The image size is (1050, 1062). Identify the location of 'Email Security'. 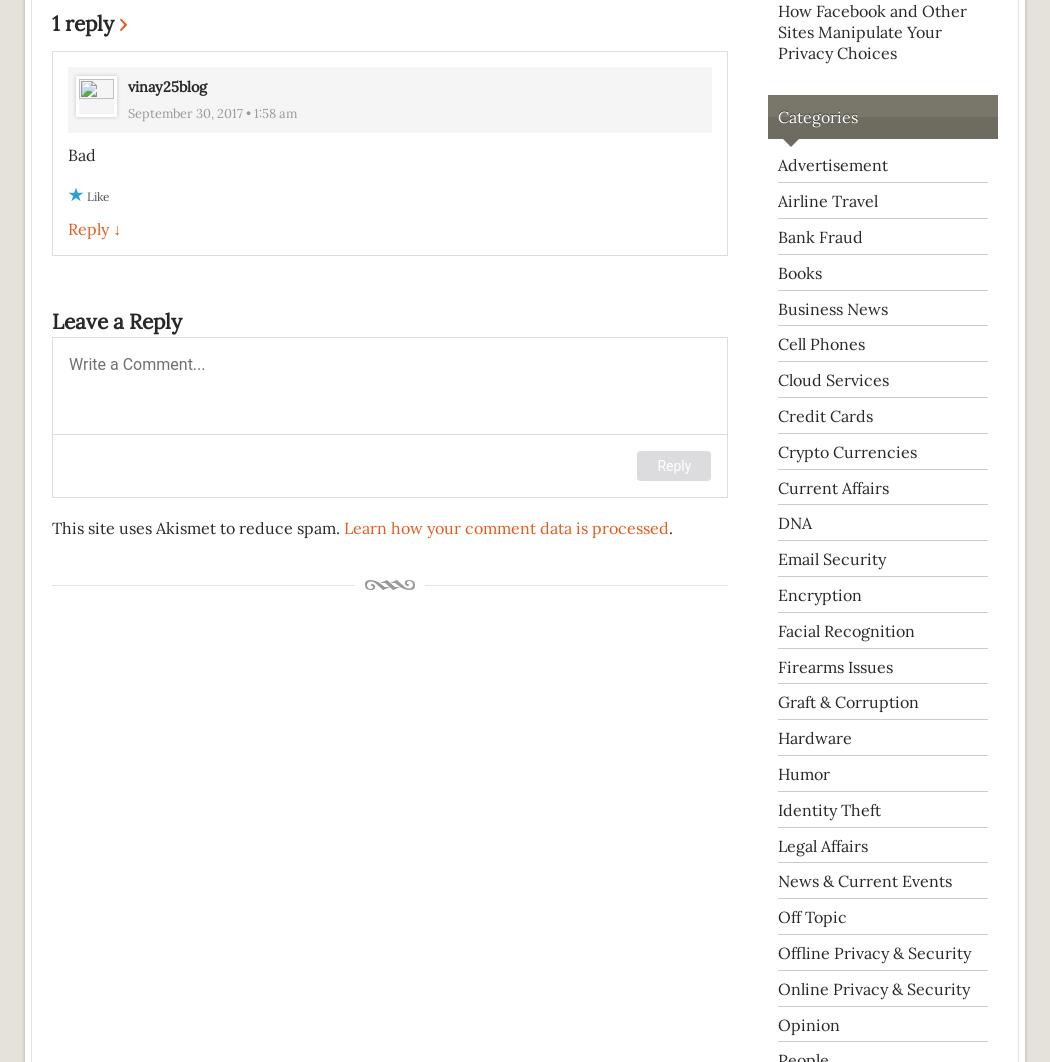
(832, 559).